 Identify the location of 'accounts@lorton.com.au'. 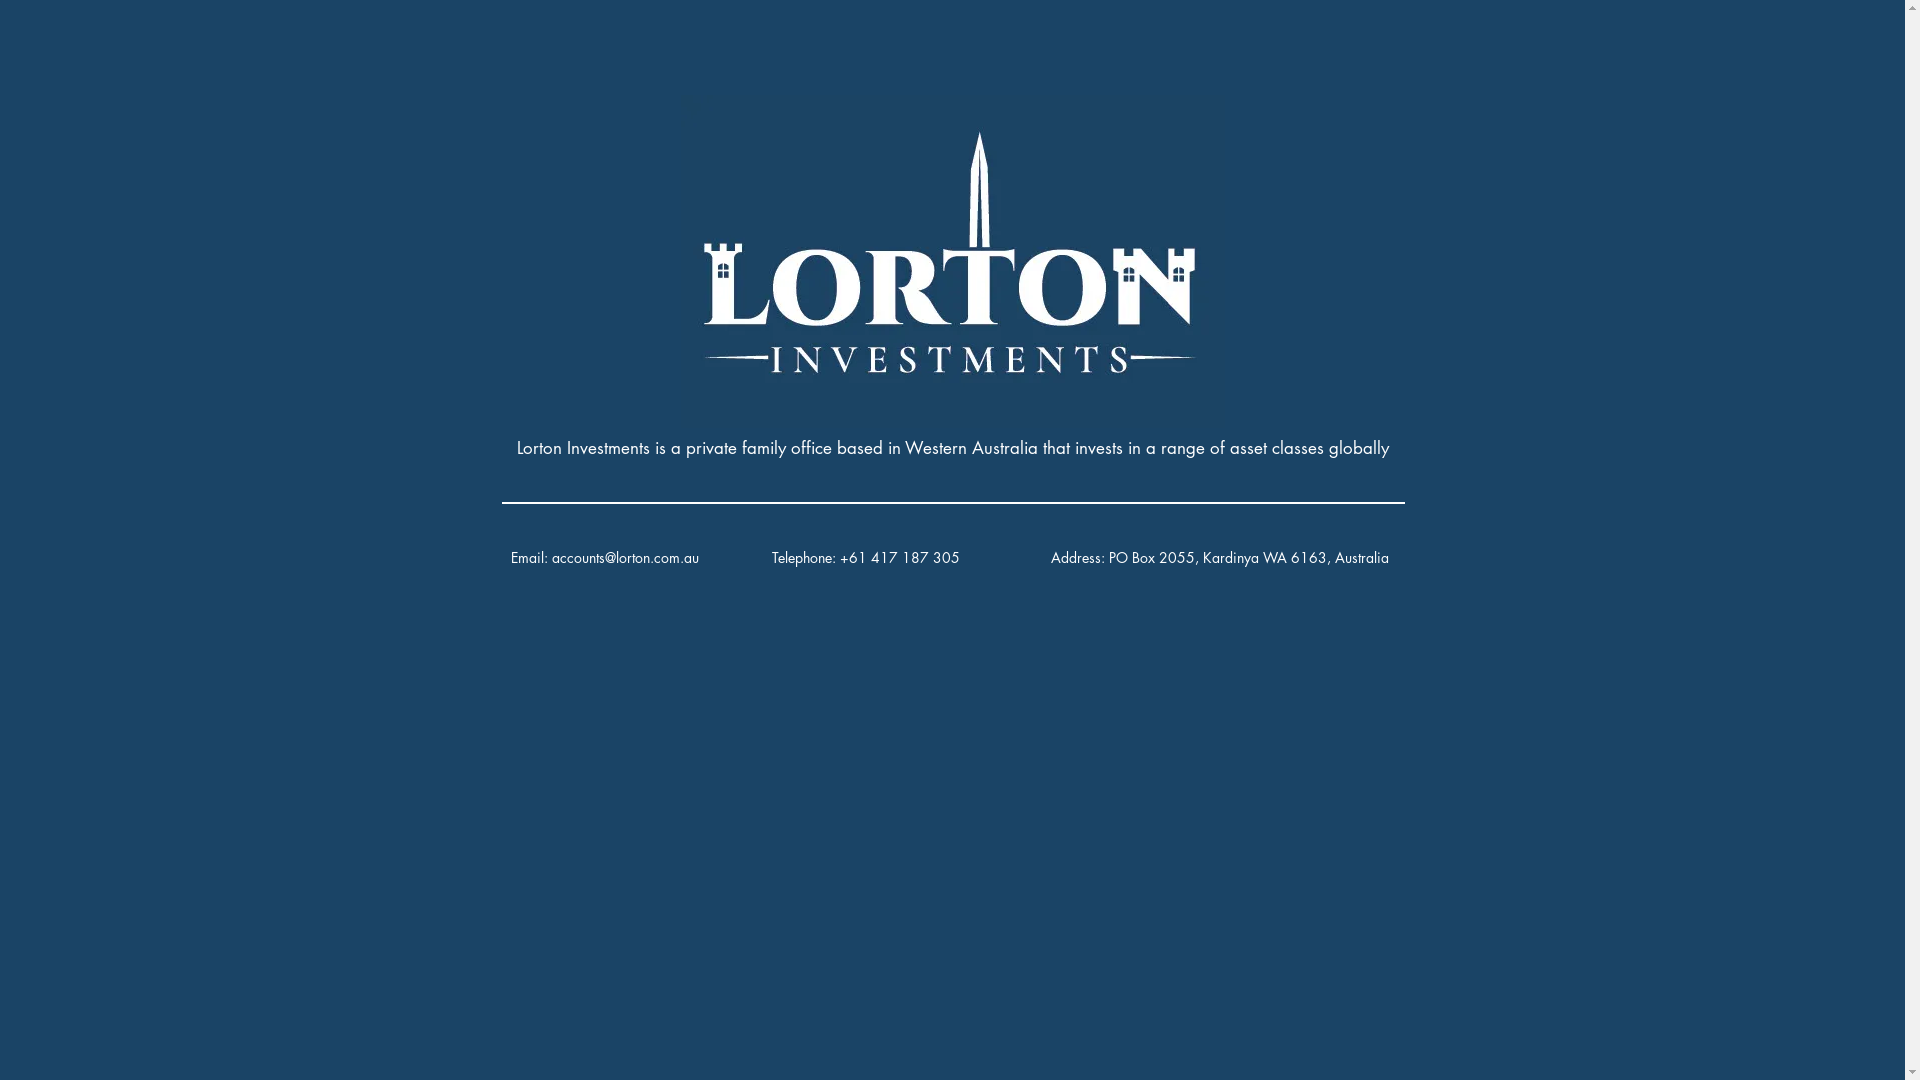
(552, 557).